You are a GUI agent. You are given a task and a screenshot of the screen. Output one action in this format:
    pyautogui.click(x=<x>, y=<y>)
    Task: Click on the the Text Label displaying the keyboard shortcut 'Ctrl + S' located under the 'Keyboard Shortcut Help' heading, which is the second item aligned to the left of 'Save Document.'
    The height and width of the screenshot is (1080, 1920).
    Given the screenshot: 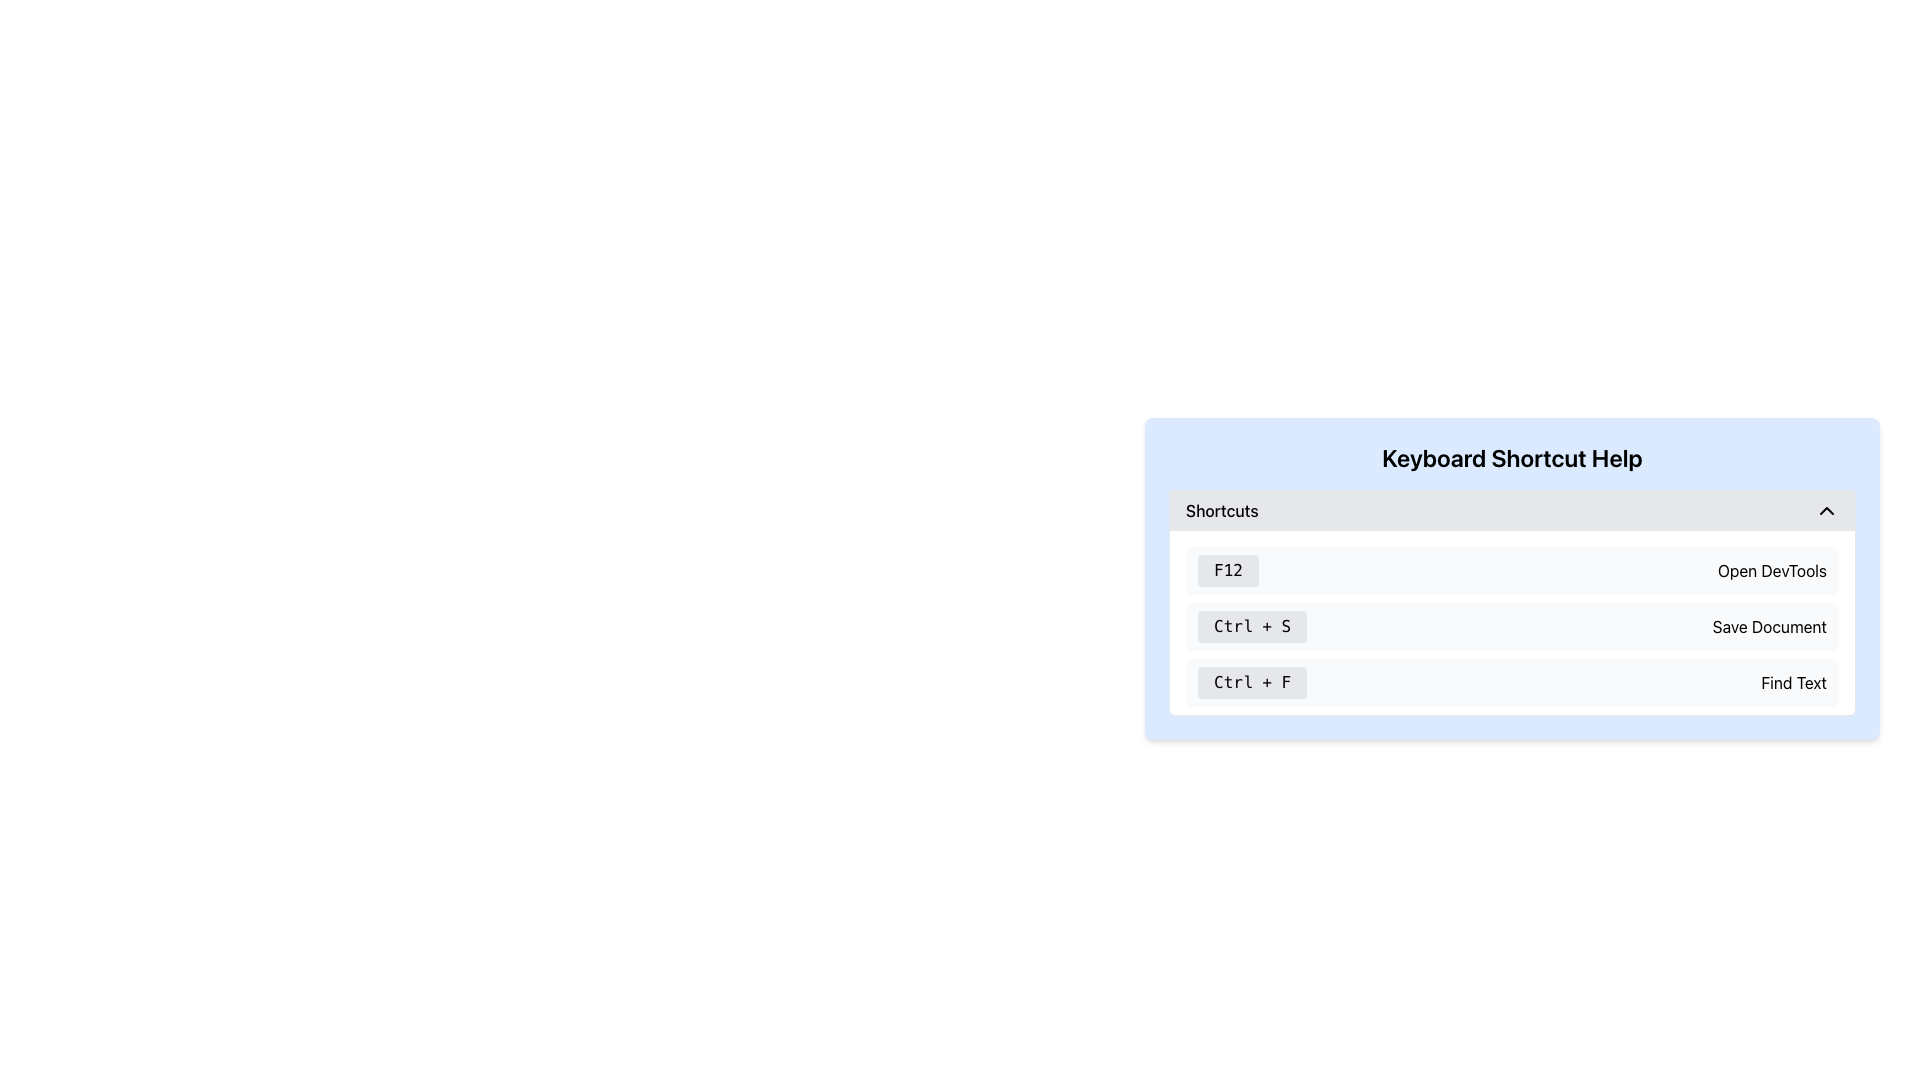 What is the action you would take?
    pyautogui.click(x=1251, y=626)
    